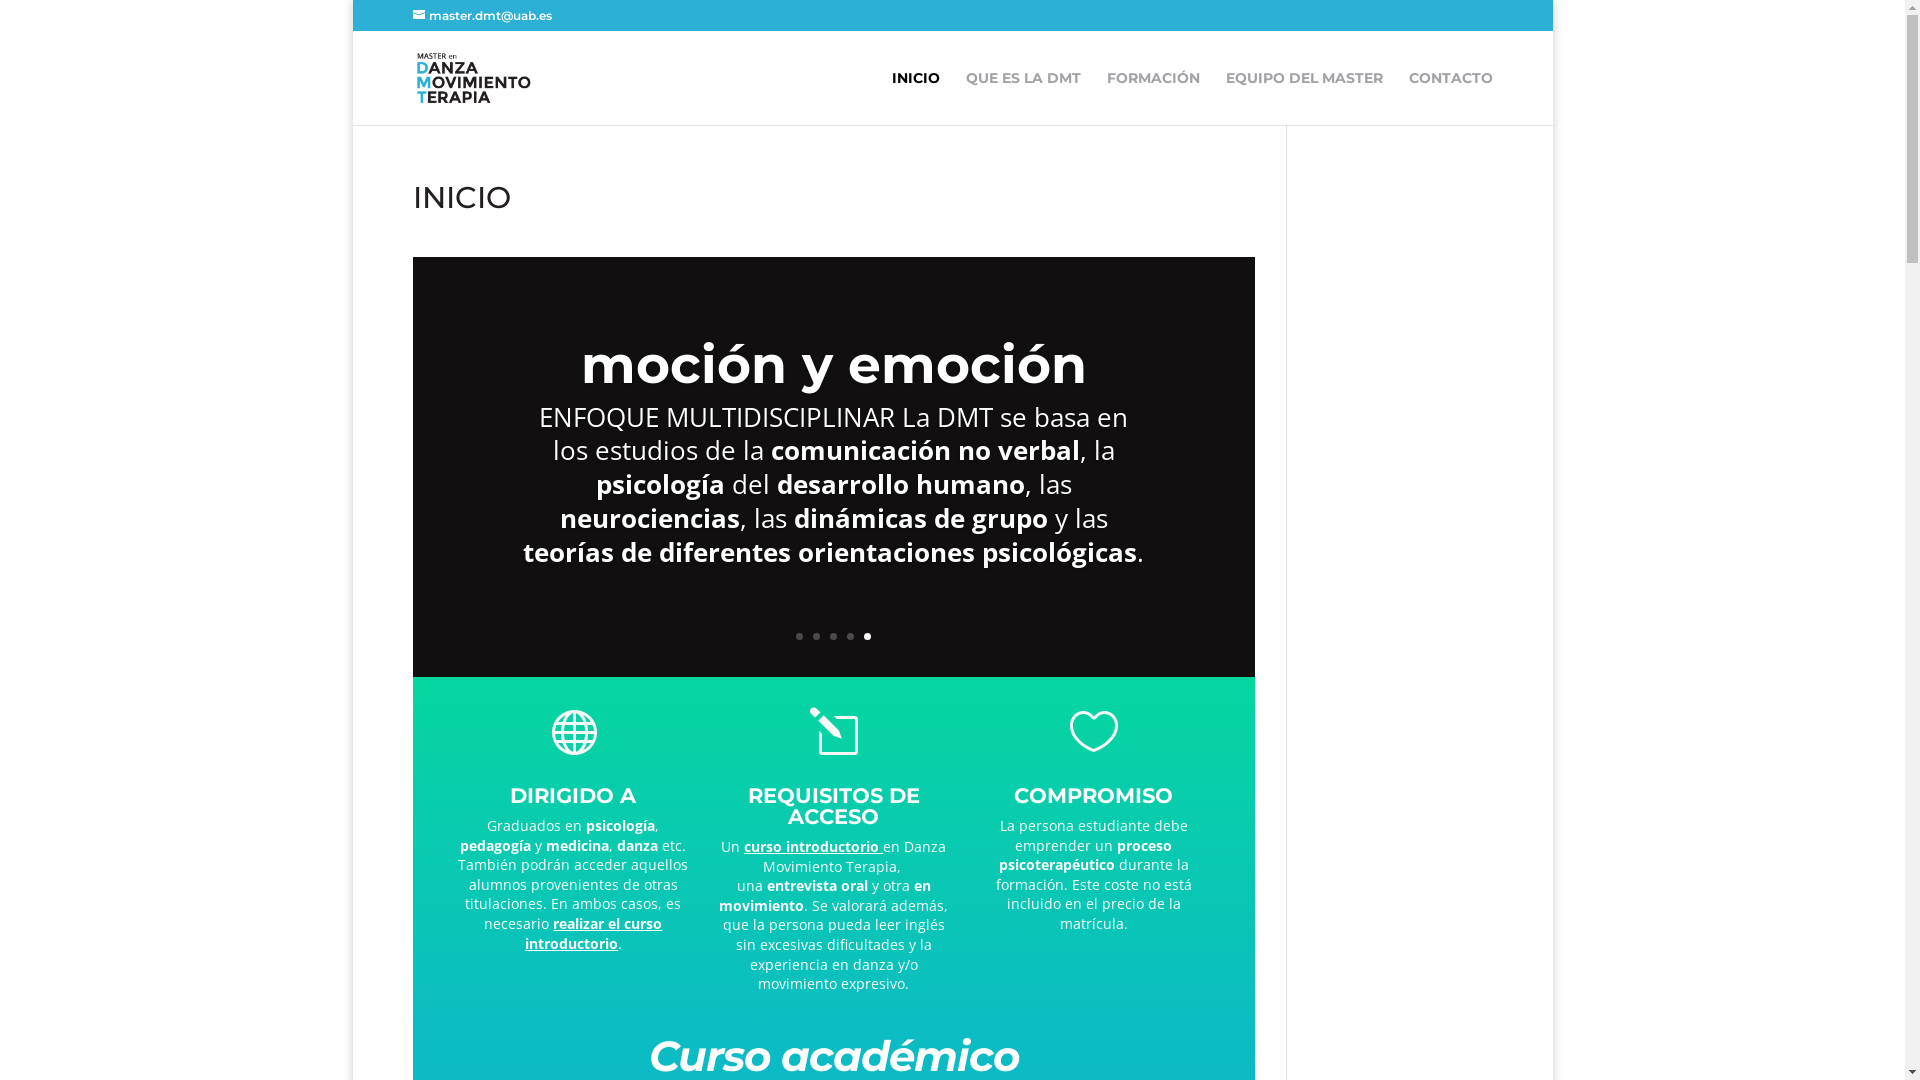 The height and width of the screenshot is (1080, 1920). Describe the element at coordinates (816, 636) in the screenshot. I see `'2'` at that location.